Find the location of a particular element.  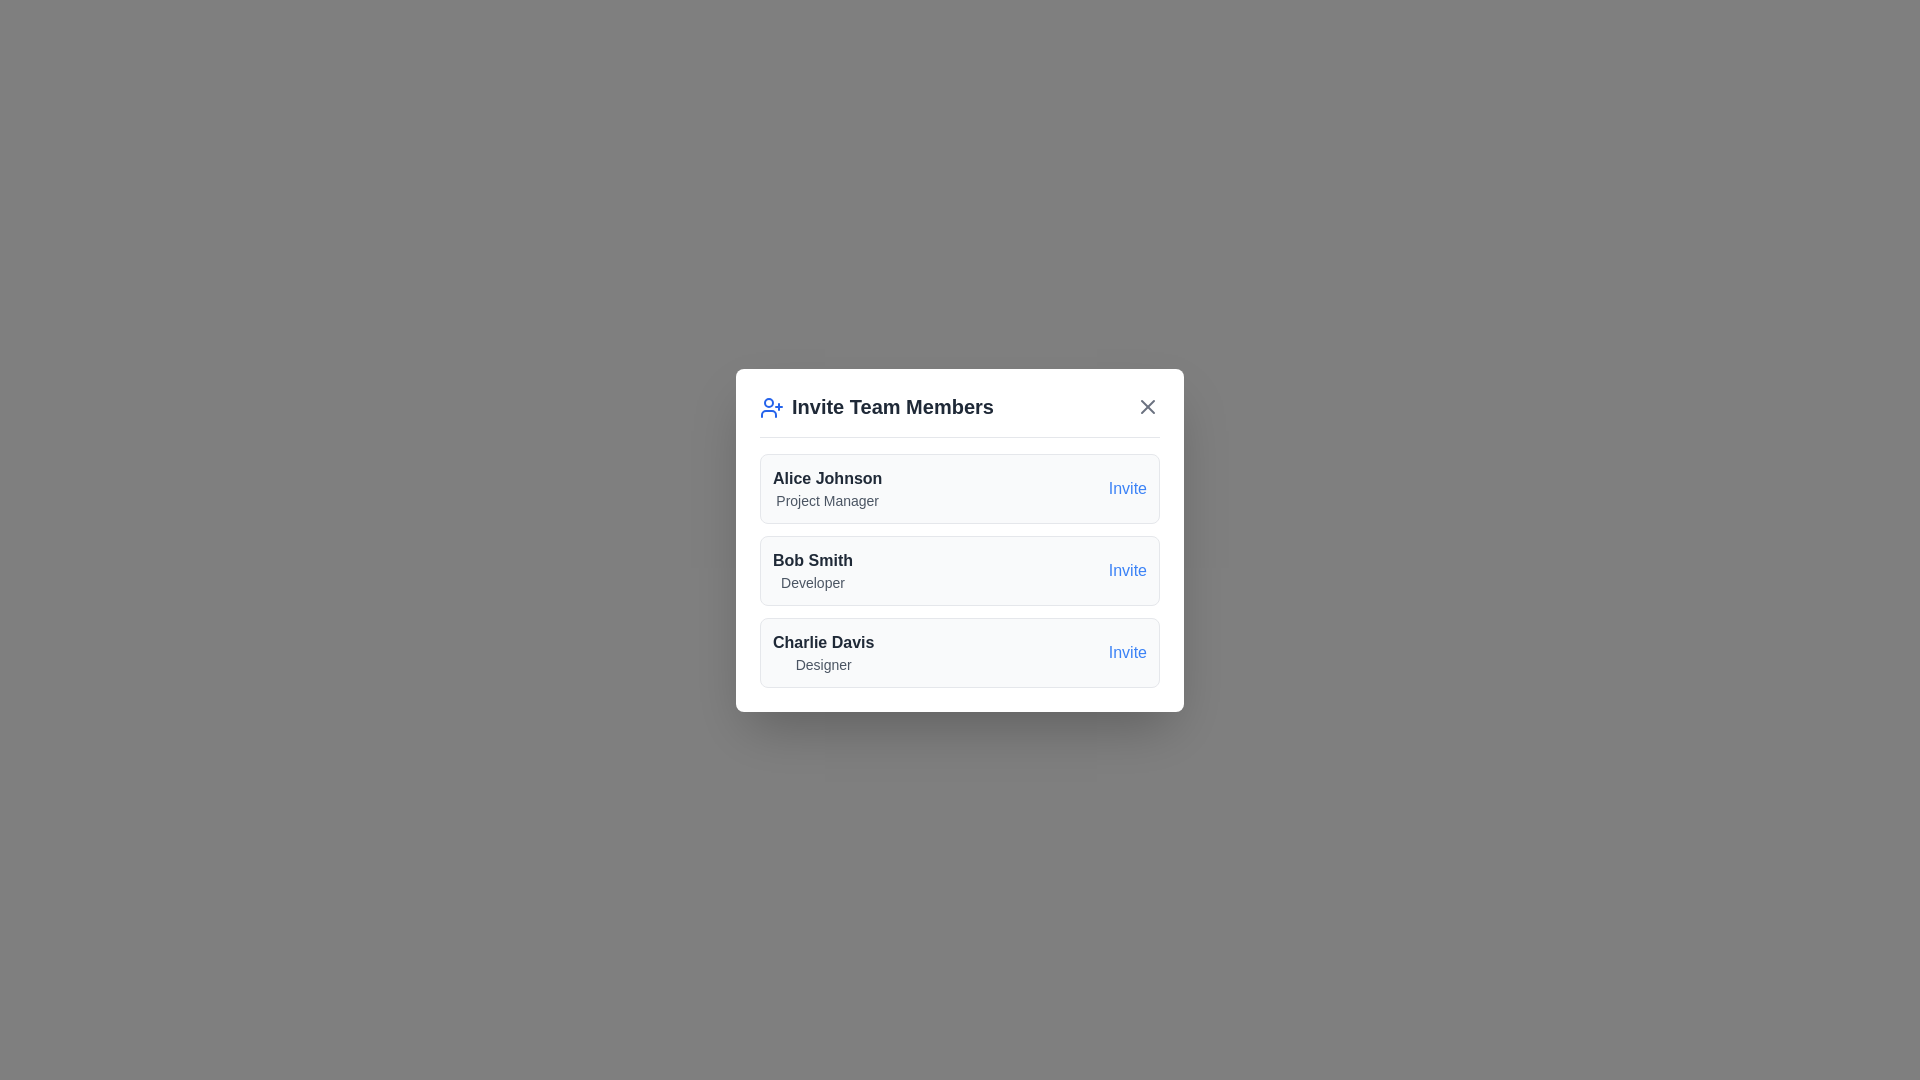

the invite button for Bob Smith is located at coordinates (1127, 570).